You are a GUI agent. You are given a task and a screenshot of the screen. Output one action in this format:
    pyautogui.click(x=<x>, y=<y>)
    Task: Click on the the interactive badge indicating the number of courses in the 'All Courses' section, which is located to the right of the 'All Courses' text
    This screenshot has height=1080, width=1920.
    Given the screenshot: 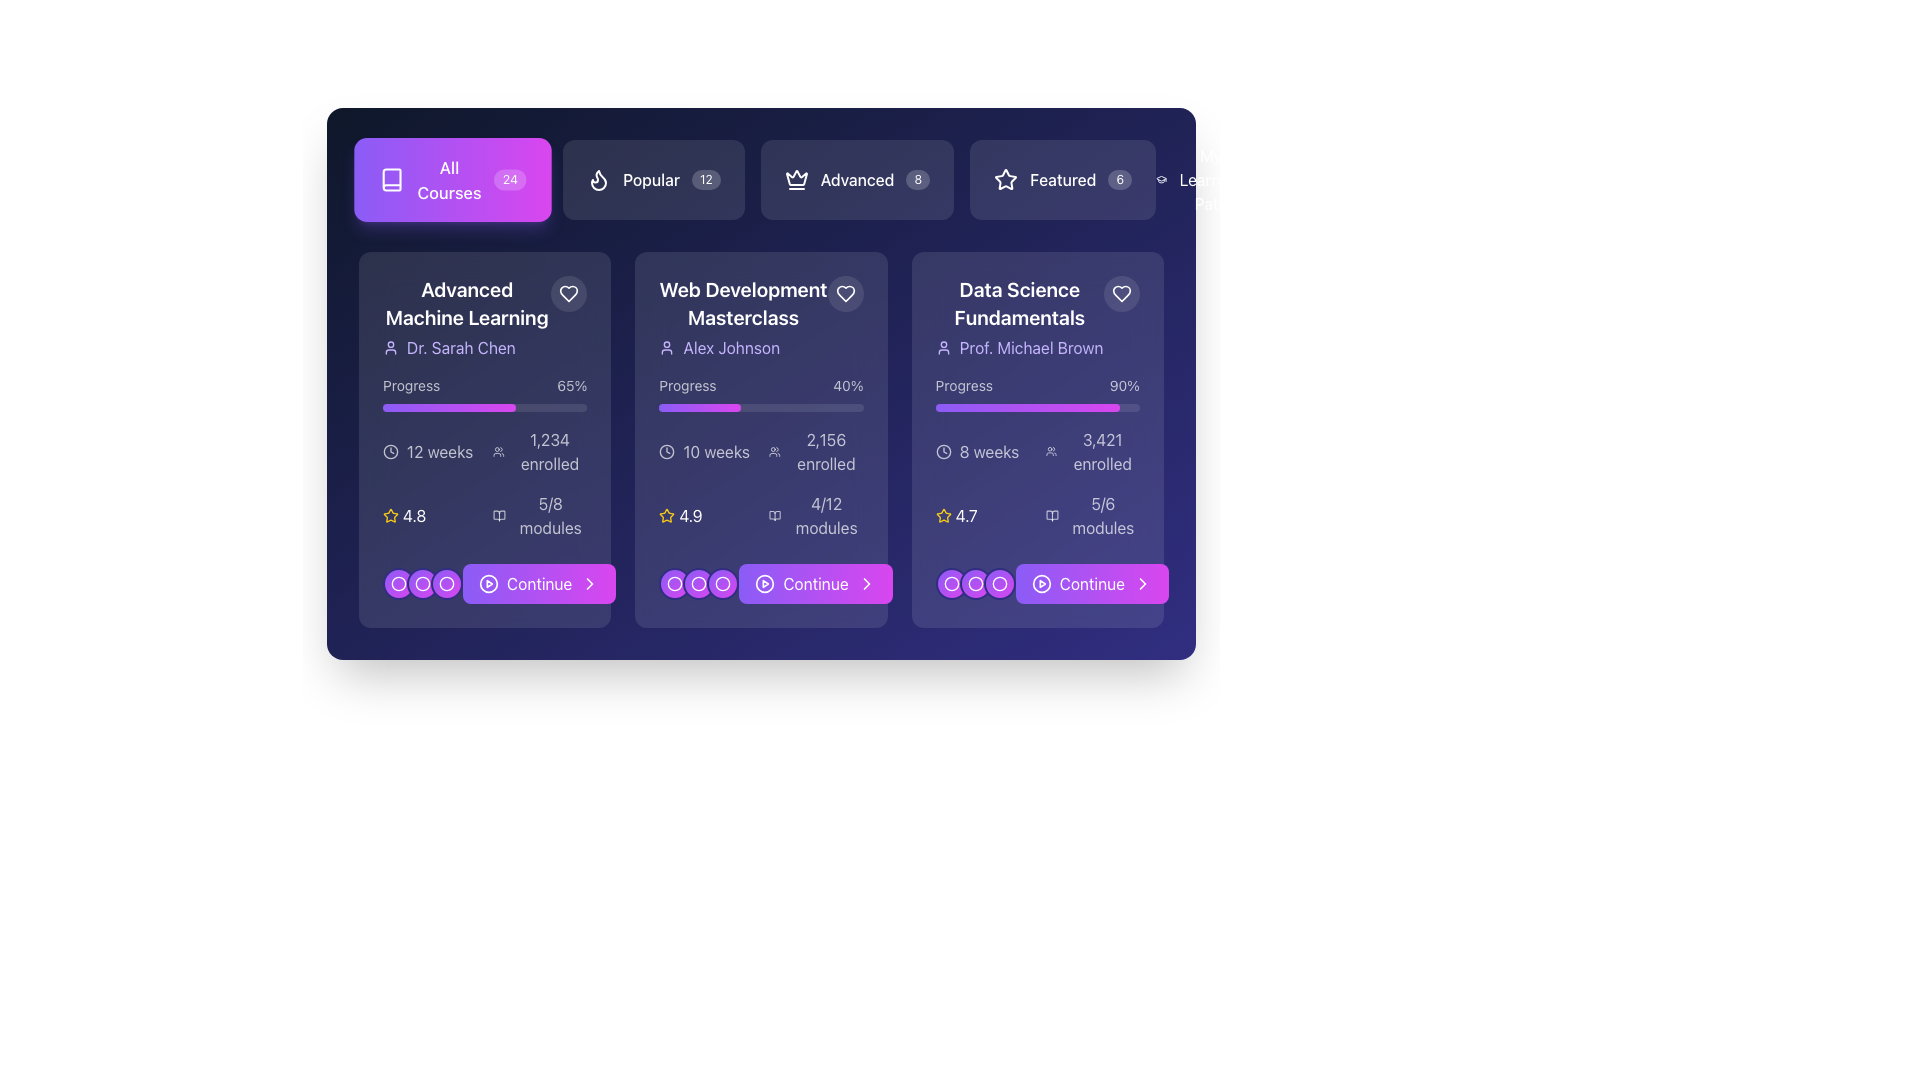 What is the action you would take?
    pyautogui.click(x=509, y=180)
    